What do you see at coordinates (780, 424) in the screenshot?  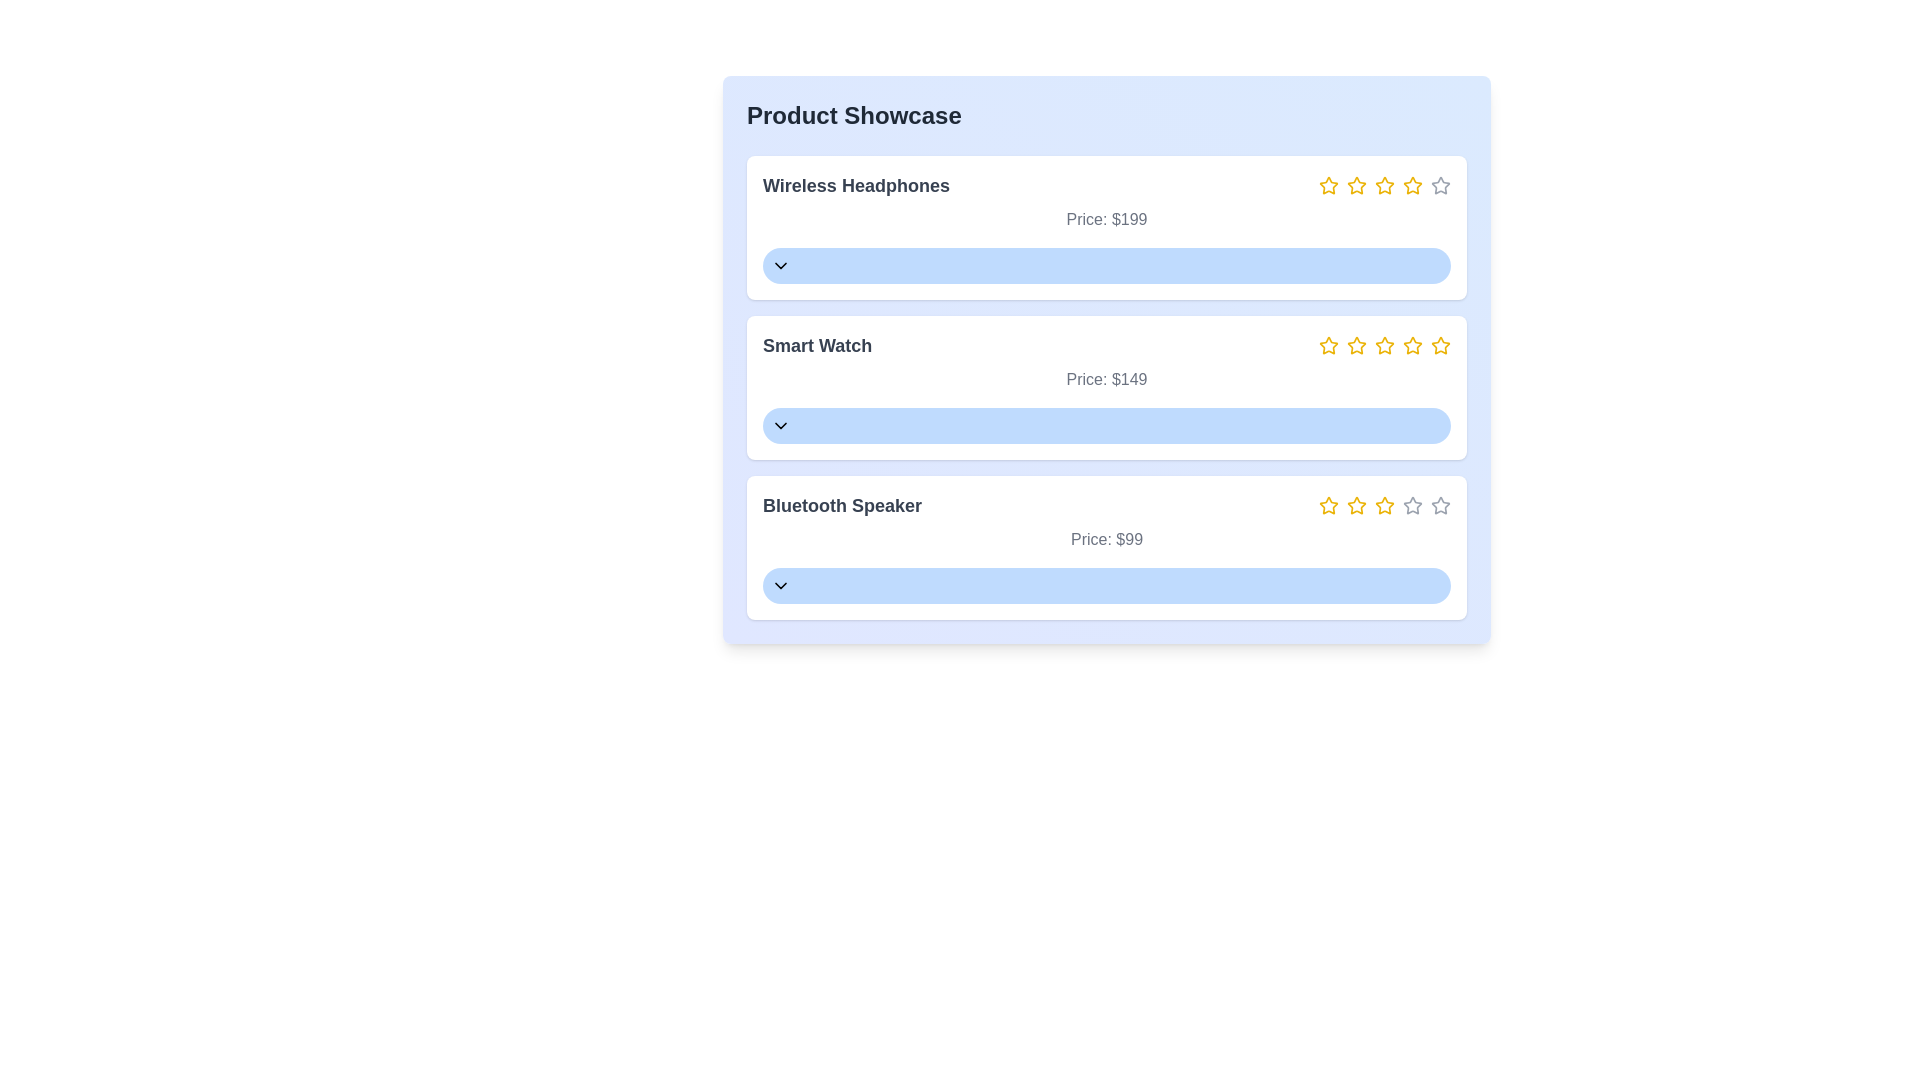 I see `the small downward-facing chevron icon with a thin black stroke located within the interactive button of the 'Smart Watch' section` at bounding box center [780, 424].